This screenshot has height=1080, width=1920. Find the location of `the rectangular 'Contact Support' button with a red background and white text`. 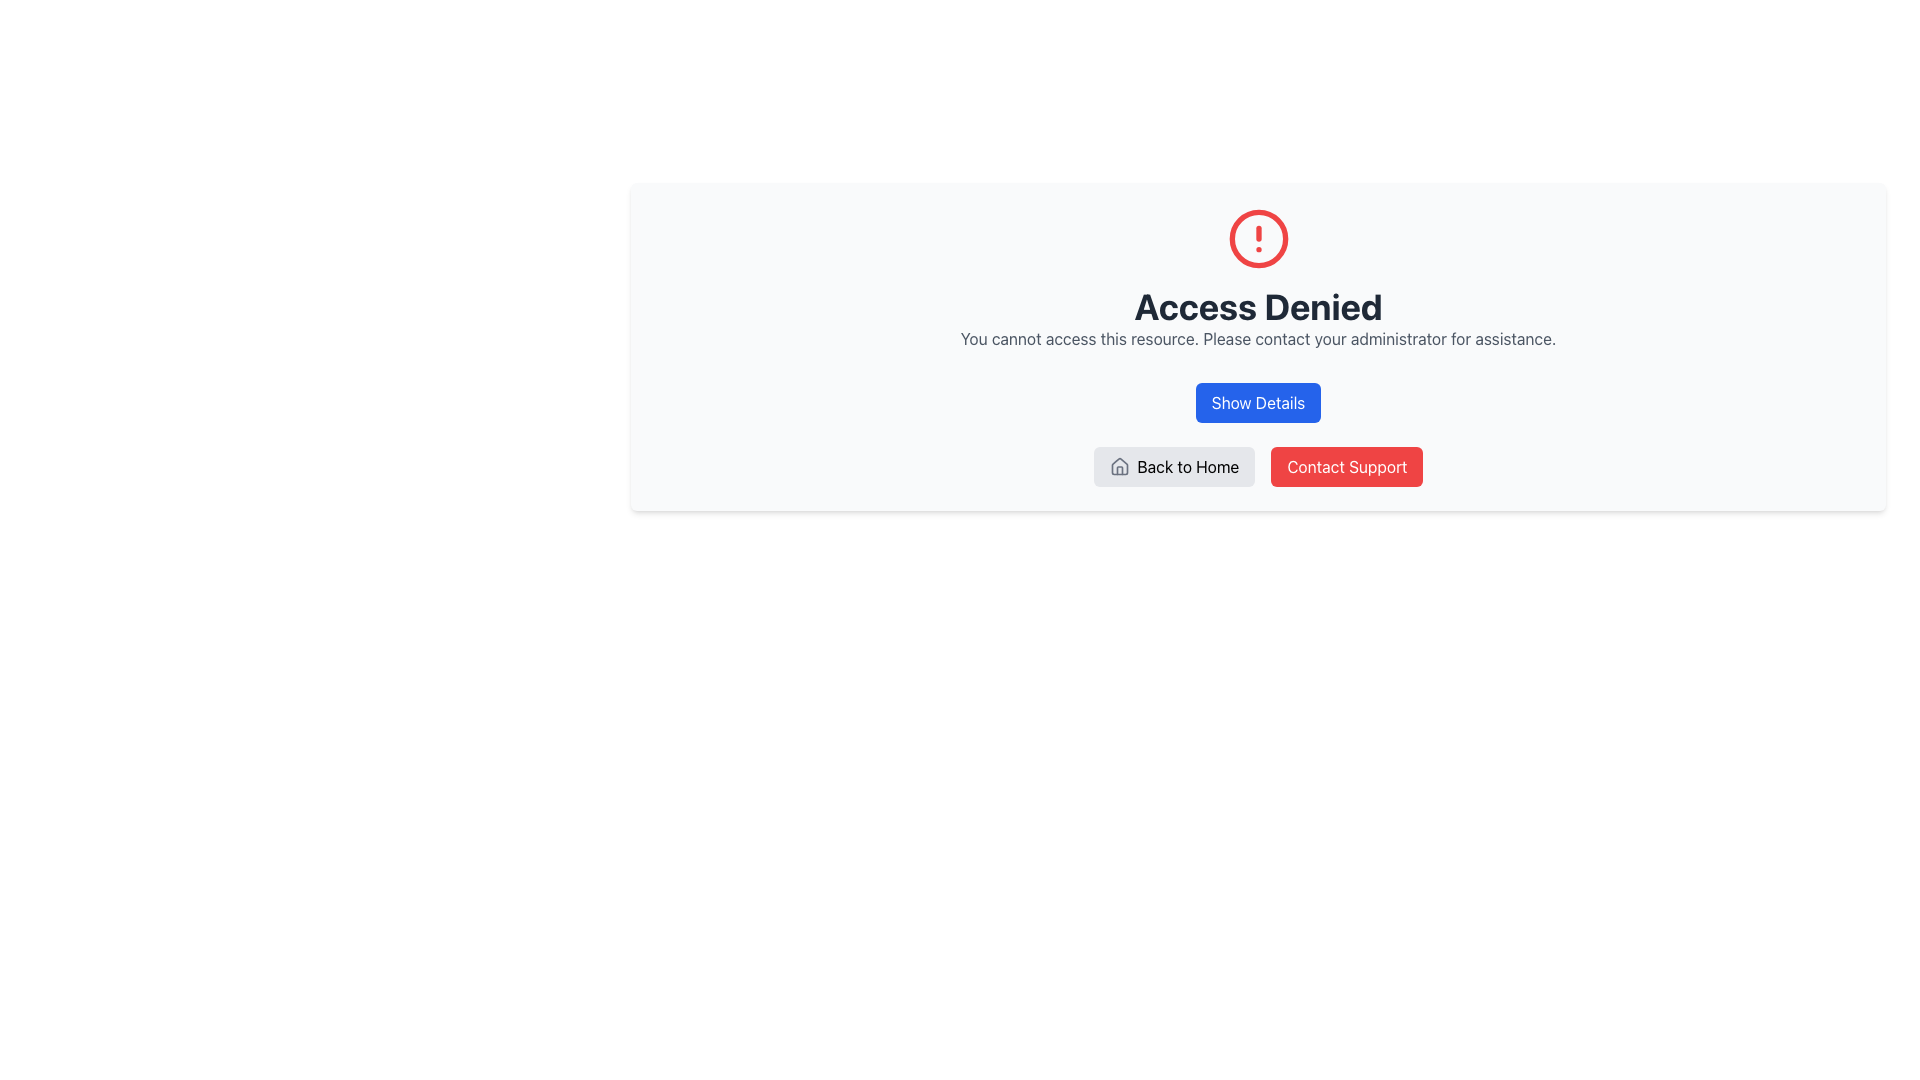

the rectangular 'Contact Support' button with a red background and white text is located at coordinates (1347, 466).